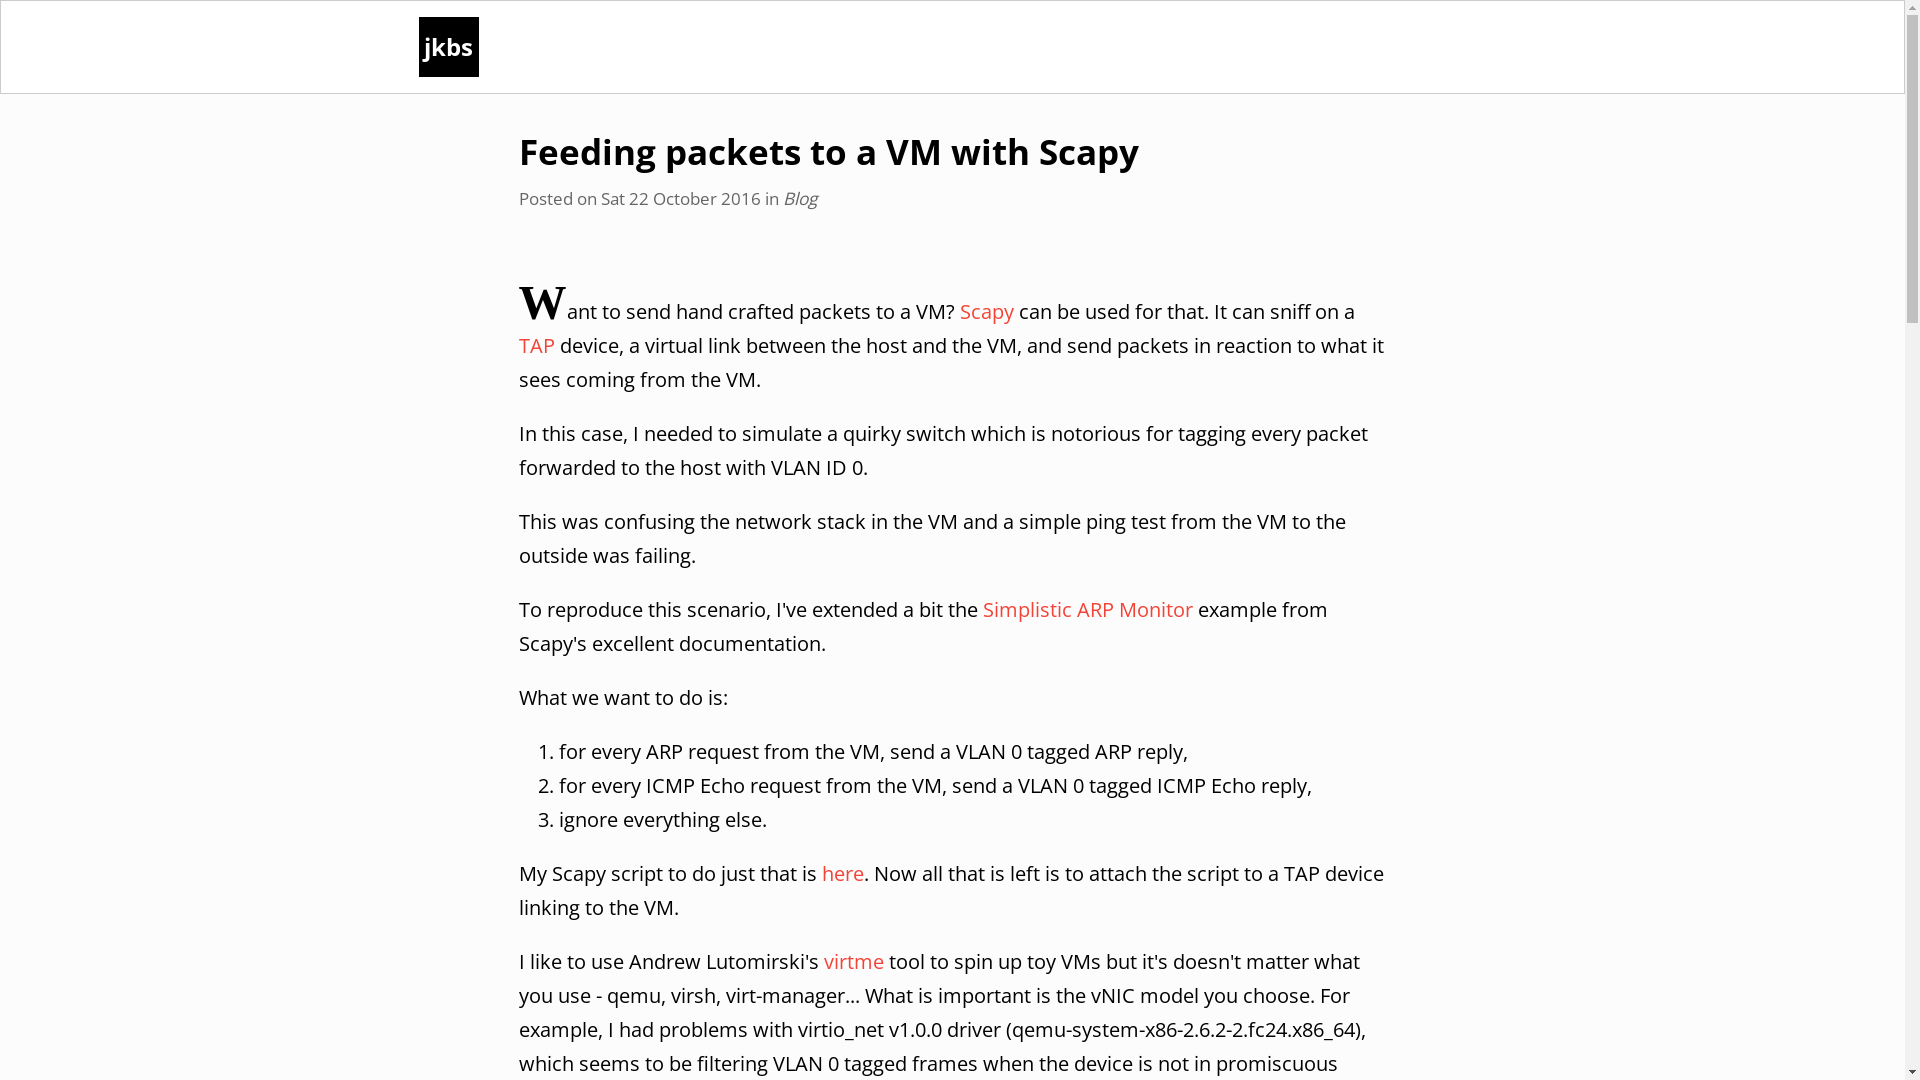 The image size is (1920, 1080). Describe the element at coordinates (1085, 608) in the screenshot. I see `'Simplistic ARP Monitor'` at that location.